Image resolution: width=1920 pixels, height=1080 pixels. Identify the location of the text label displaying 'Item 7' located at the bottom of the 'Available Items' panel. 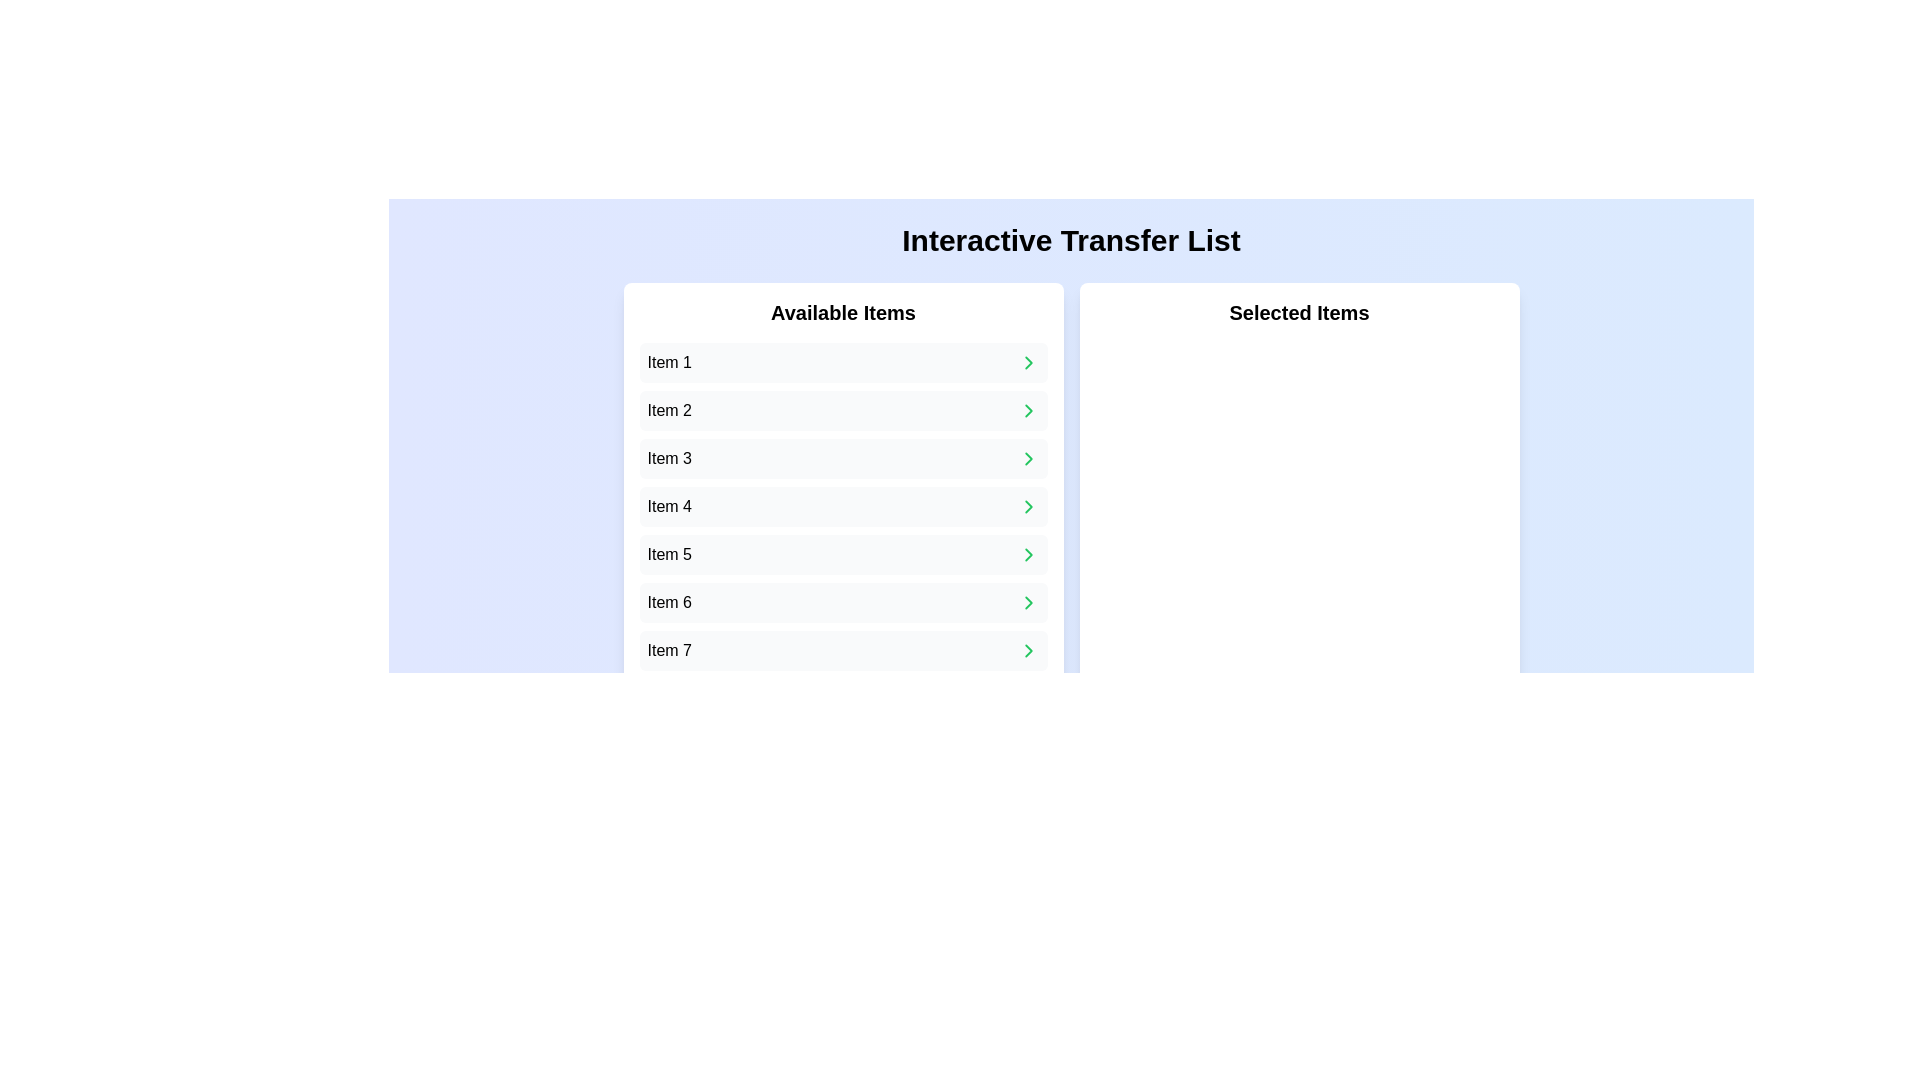
(669, 651).